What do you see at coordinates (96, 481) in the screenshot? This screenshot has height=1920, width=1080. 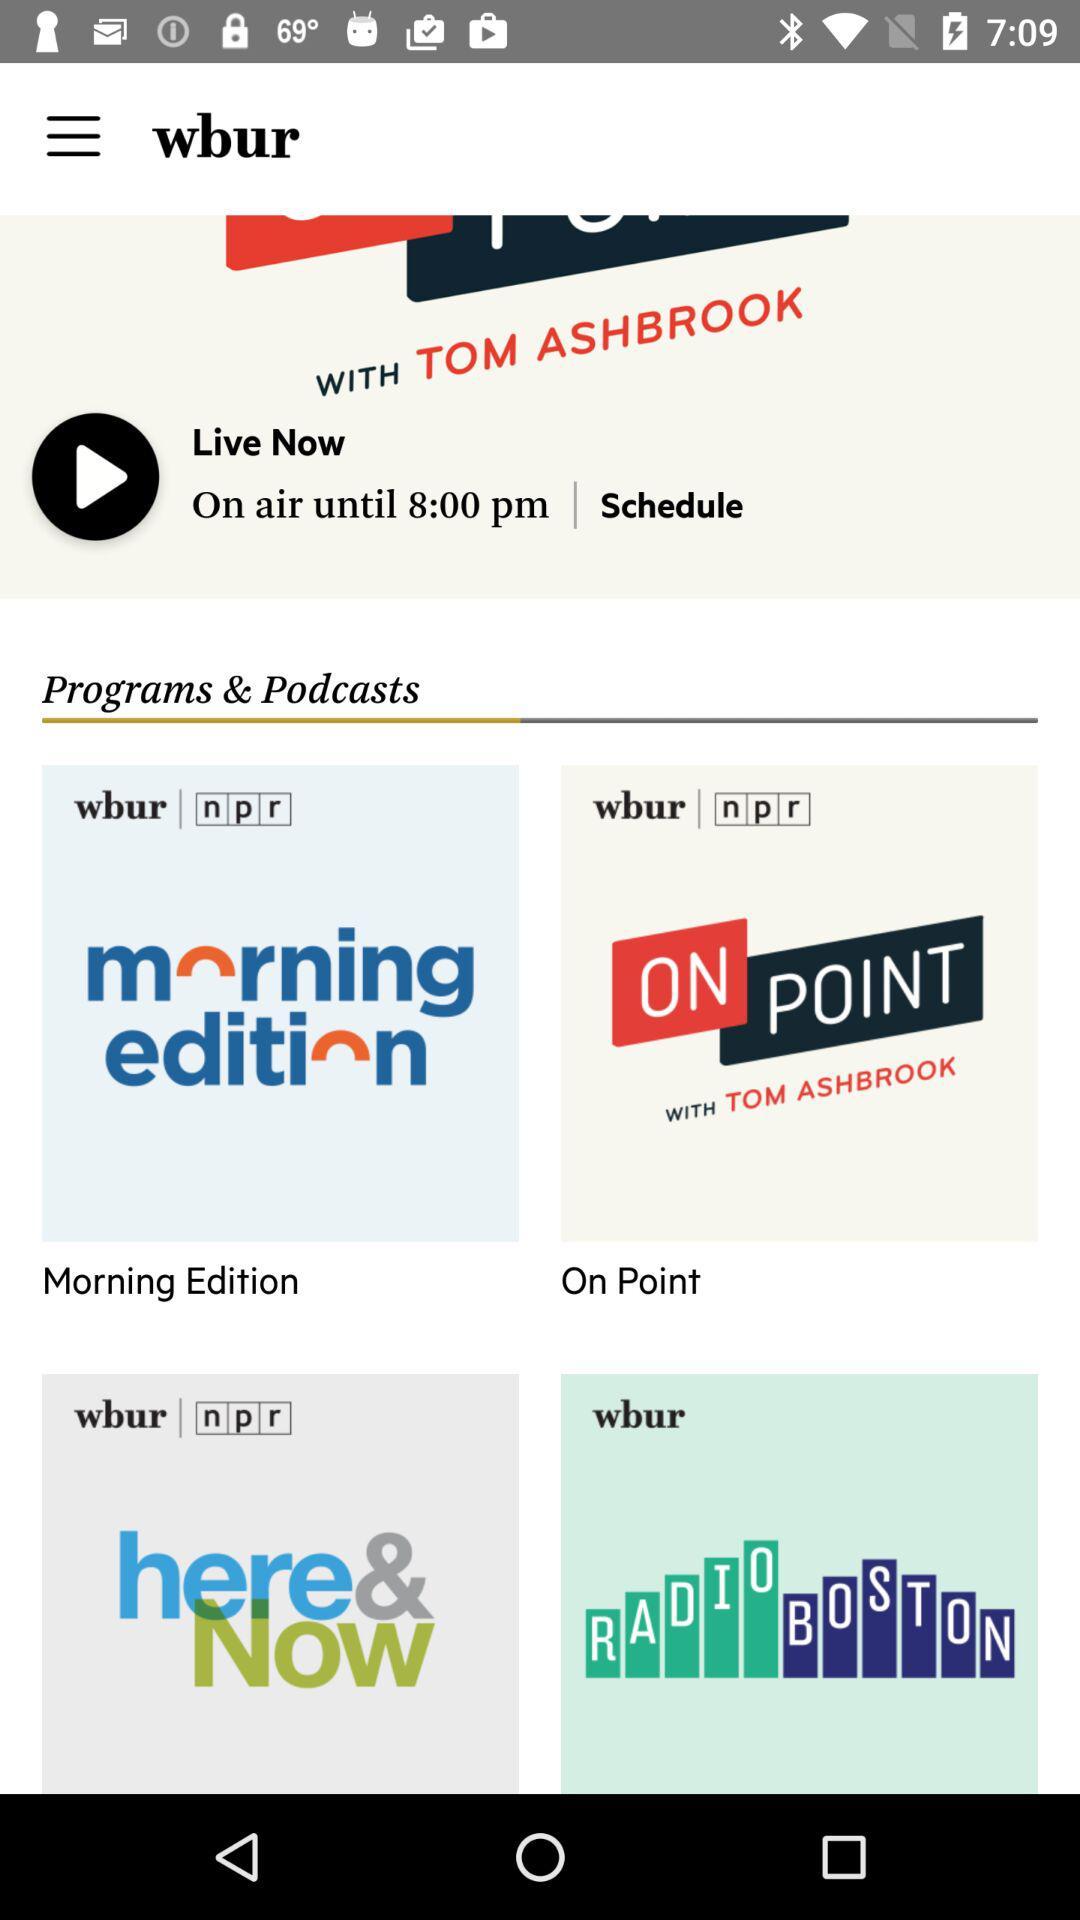 I see `playing now` at bounding box center [96, 481].